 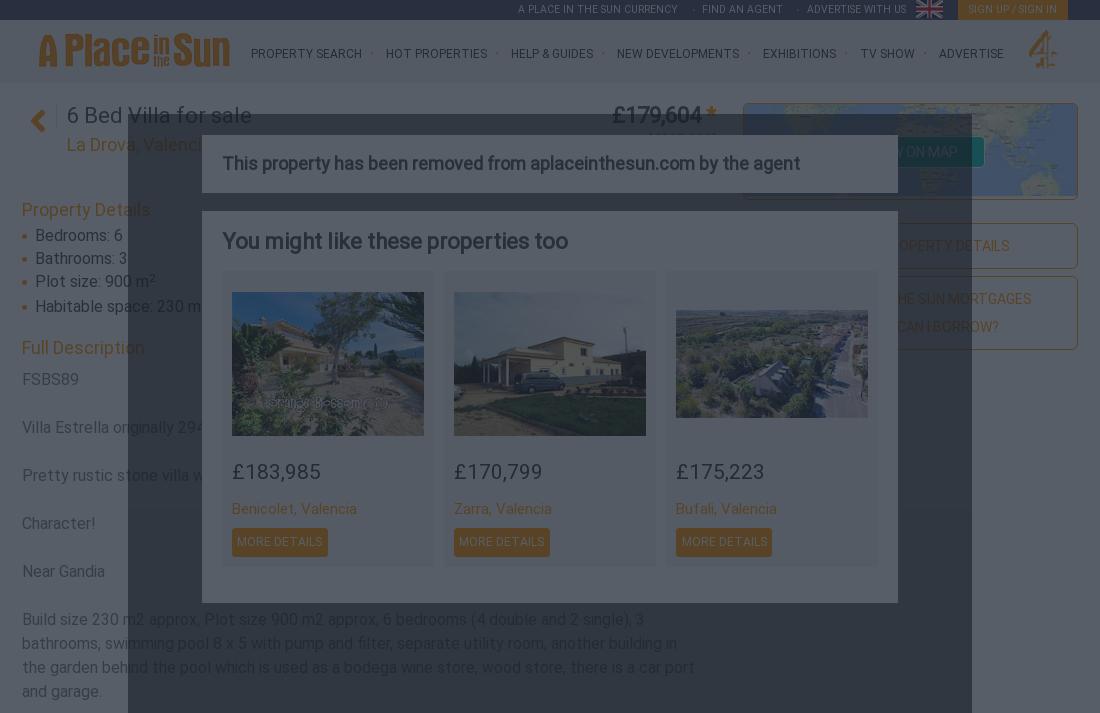 What do you see at coordinates (659, 114) in the screenshot?
I see `'£179,604'` at bounding box center [659, 114].